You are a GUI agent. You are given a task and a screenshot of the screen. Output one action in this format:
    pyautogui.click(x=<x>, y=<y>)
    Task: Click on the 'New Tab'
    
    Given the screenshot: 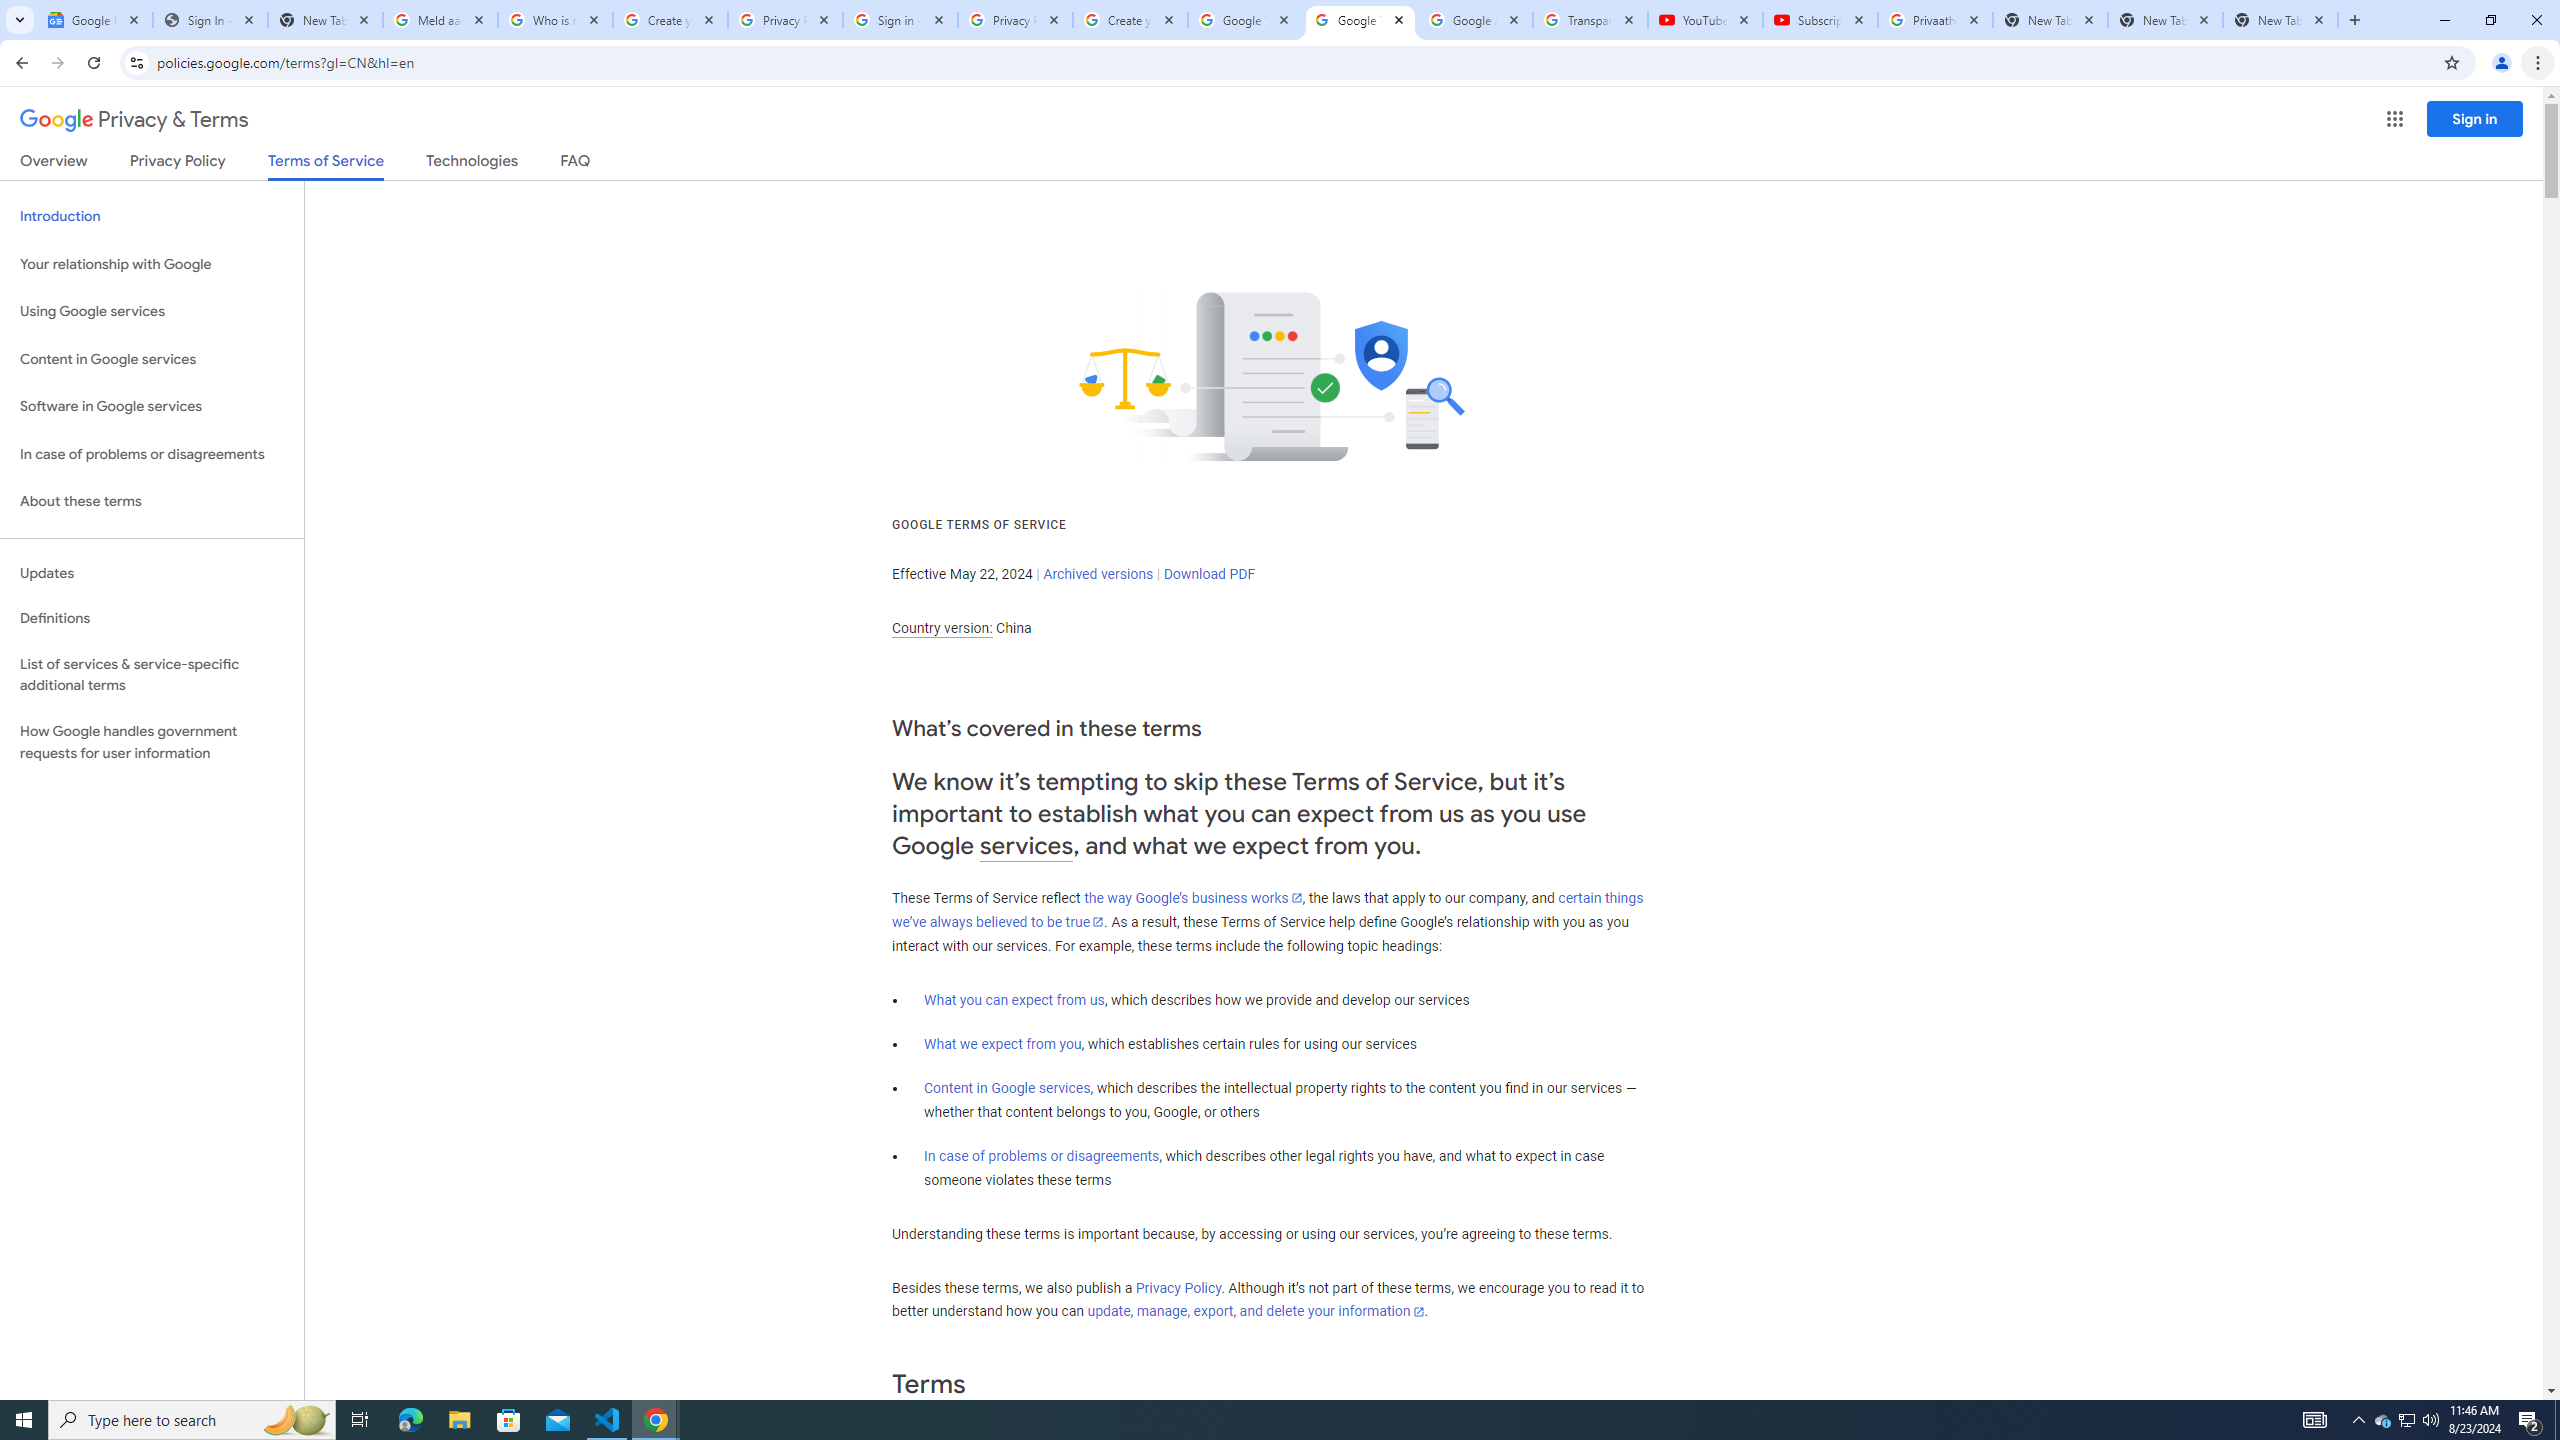 What is the action you would take?
    pyautogui.click(x=2279, y=19)
    